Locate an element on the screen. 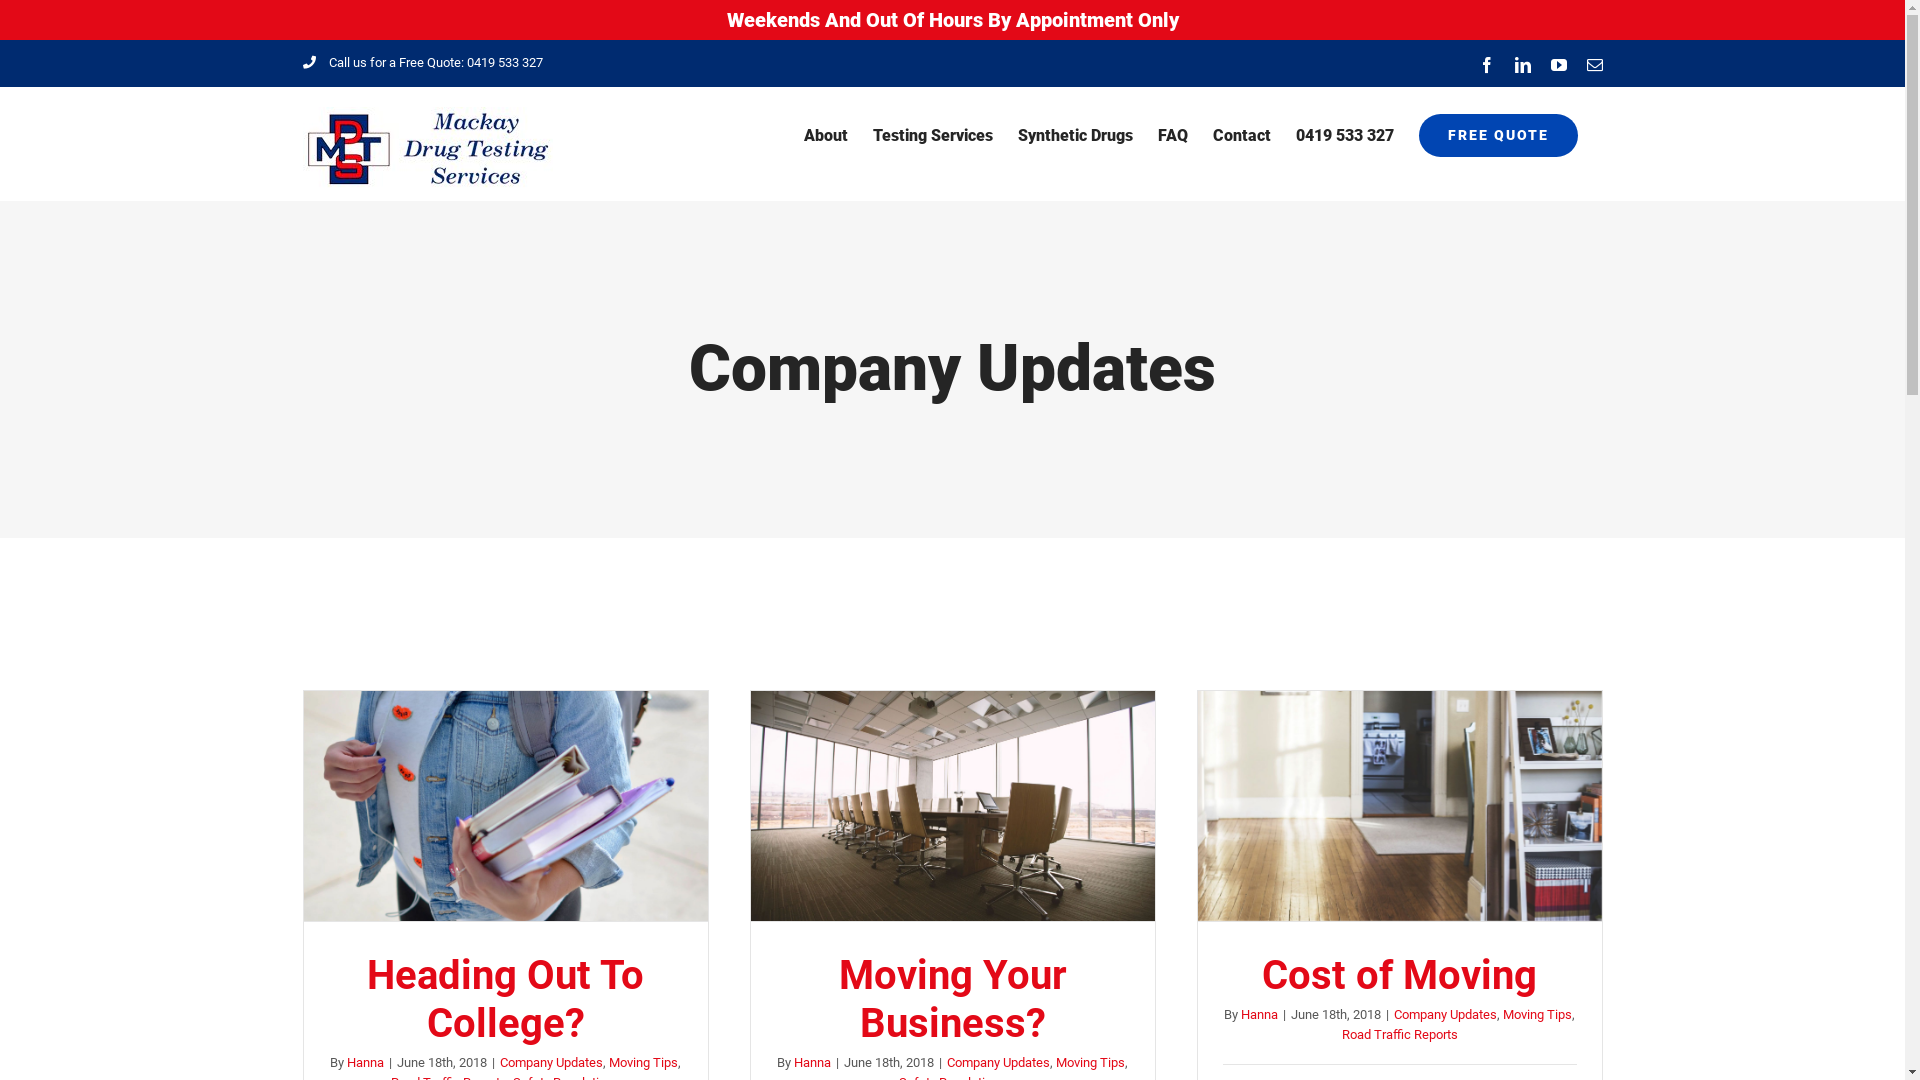 The height and width of the screenshot is (1080, 1920). 'FAQ' is located at coordinates (1172, 135).